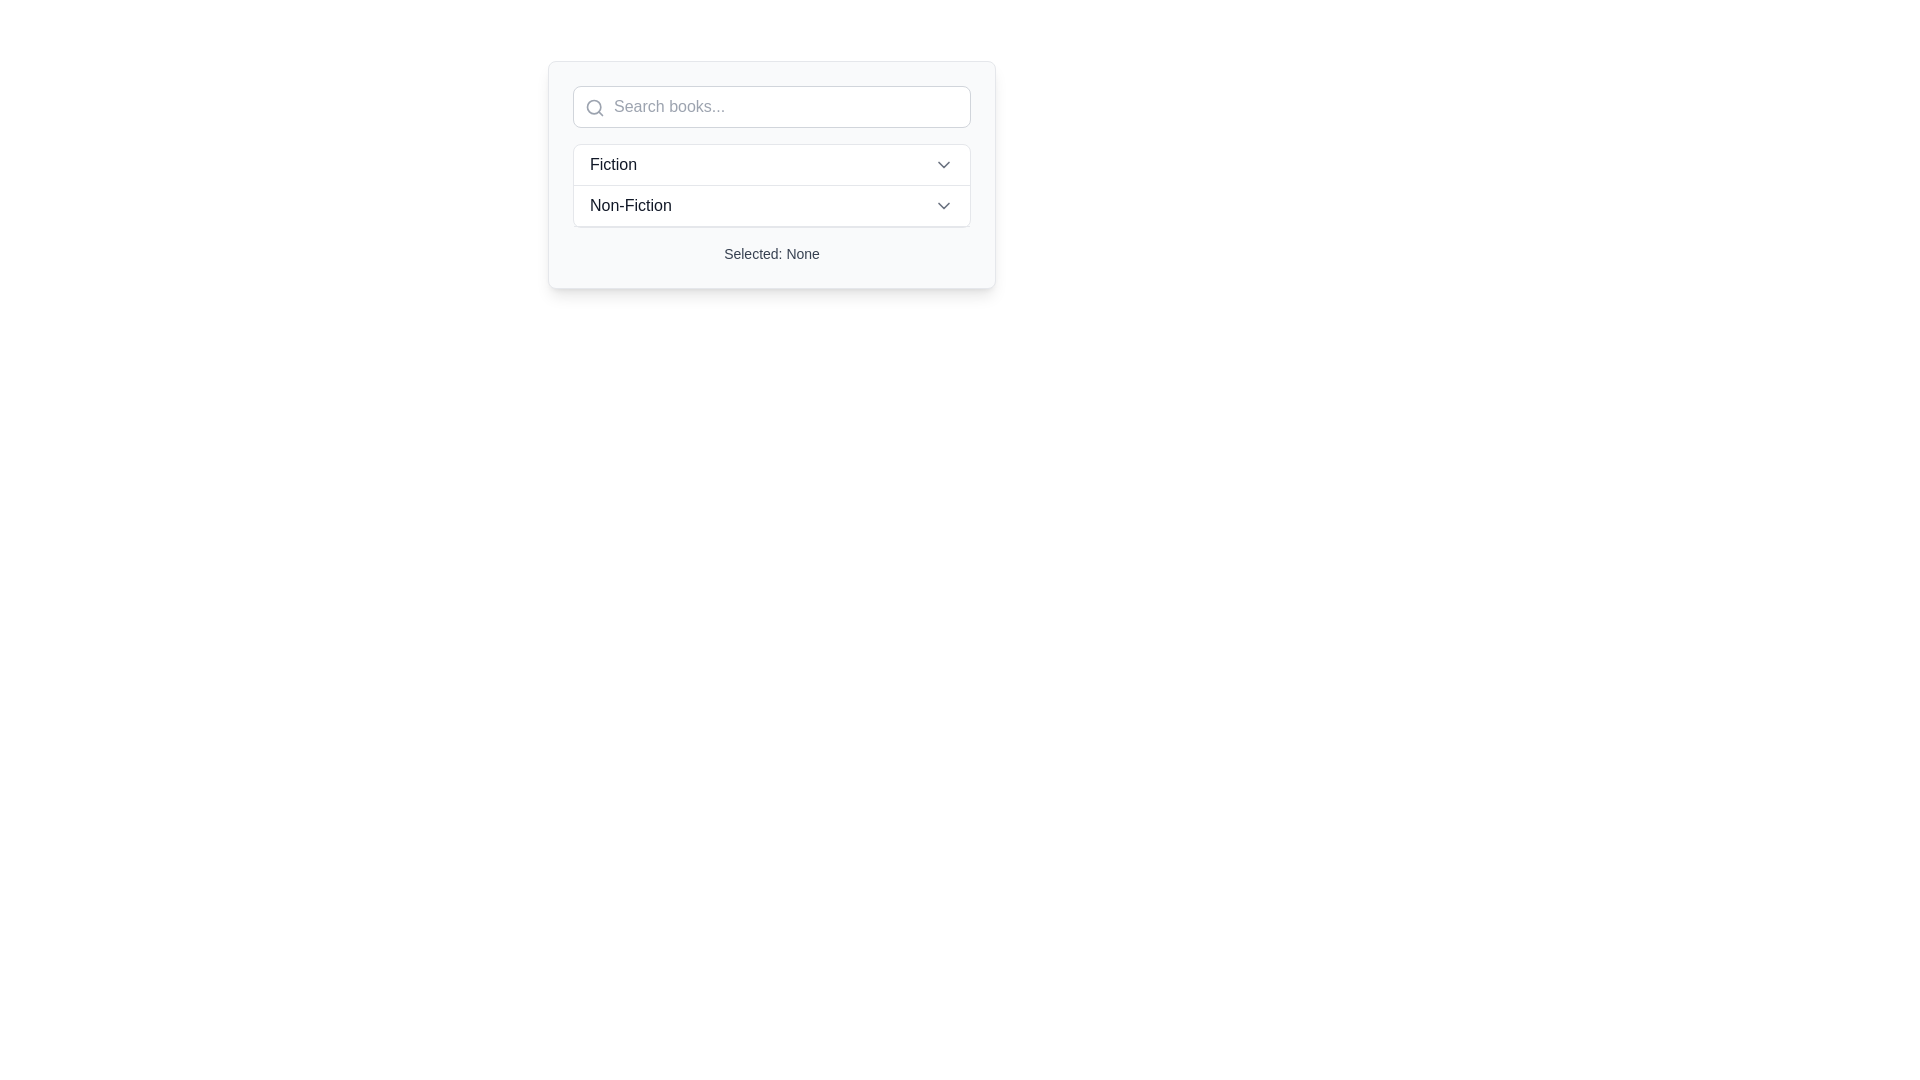 Image resolution: width=1920 pixels, height=1080 pixels. Describe the element at coordinates (771, 164) in the screenshot. I see `the 'Fiction' dropdown option` at that location.